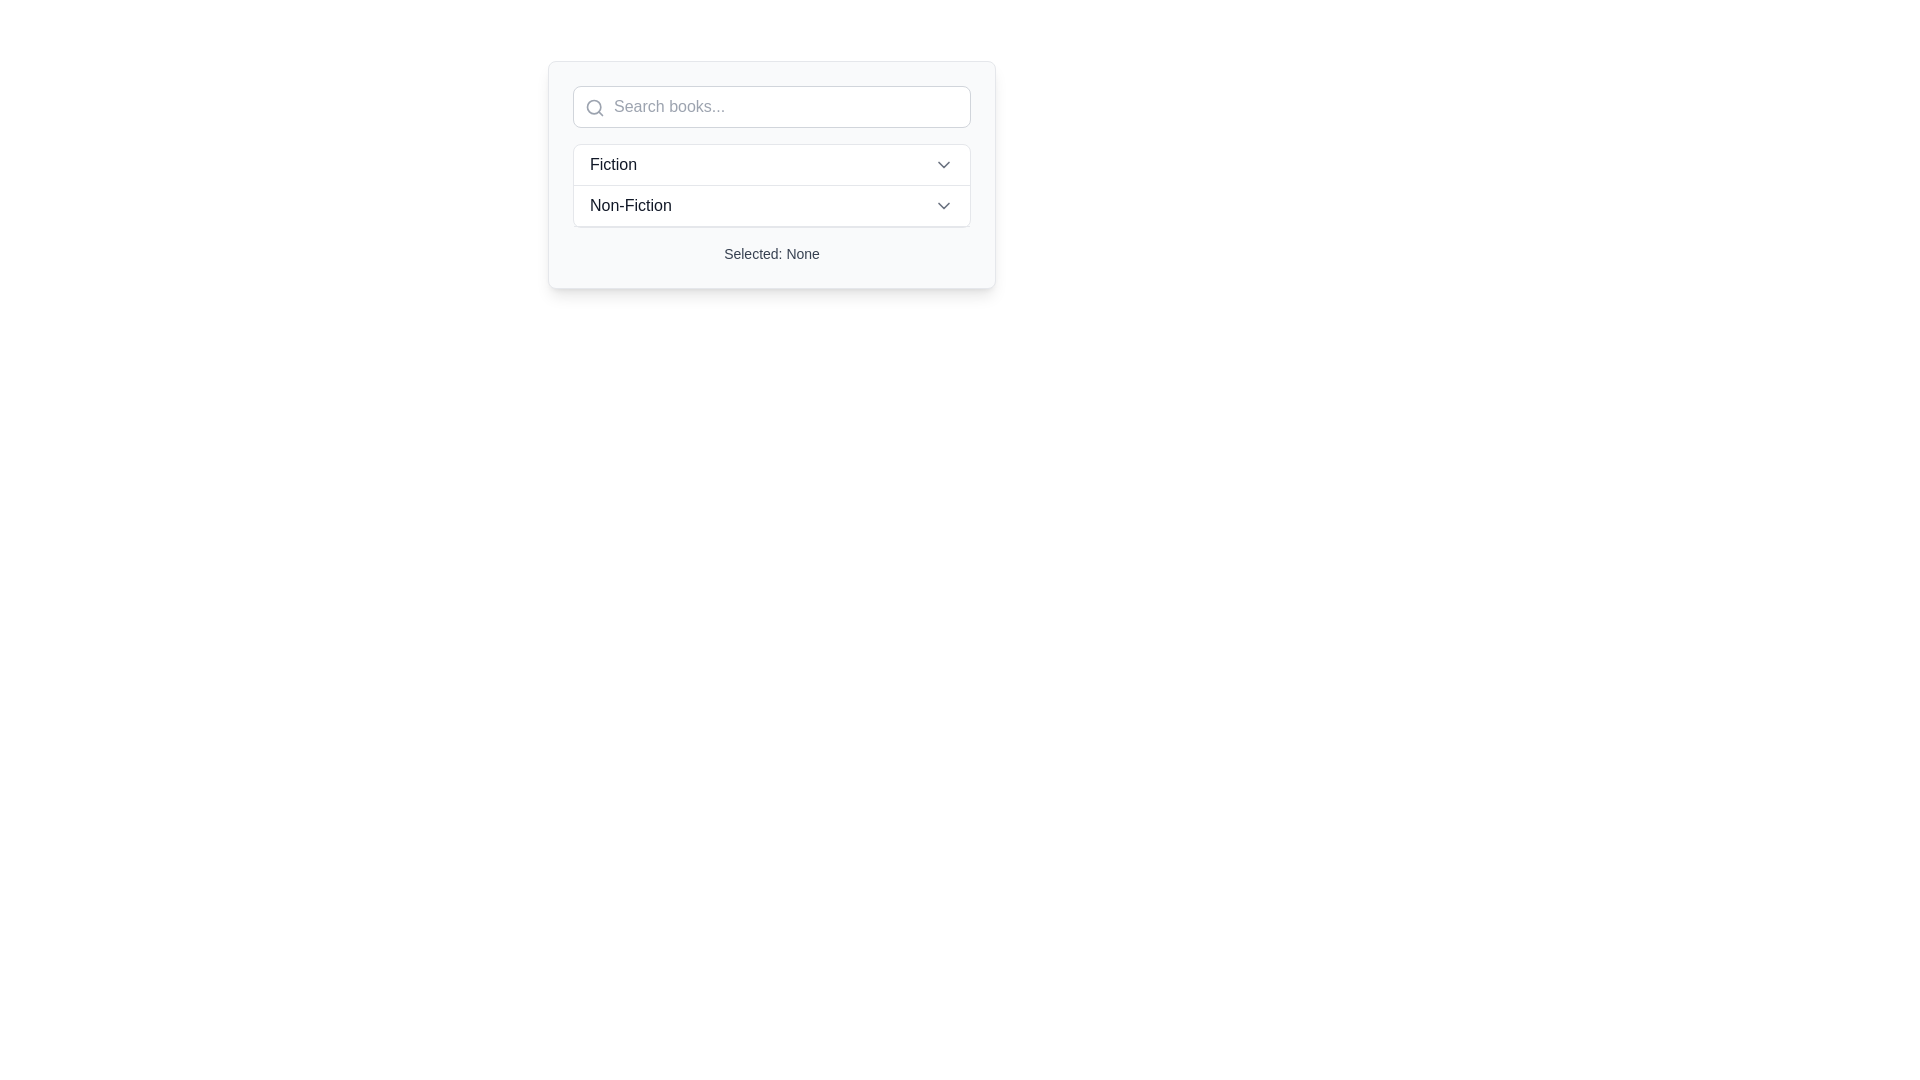 Image resolution: width=1920 pixels, height=1080 pixels. Describe the element at coordinates (771, 164) in the screenshot. I see `the 'Fiction' dropdown option` at that location.